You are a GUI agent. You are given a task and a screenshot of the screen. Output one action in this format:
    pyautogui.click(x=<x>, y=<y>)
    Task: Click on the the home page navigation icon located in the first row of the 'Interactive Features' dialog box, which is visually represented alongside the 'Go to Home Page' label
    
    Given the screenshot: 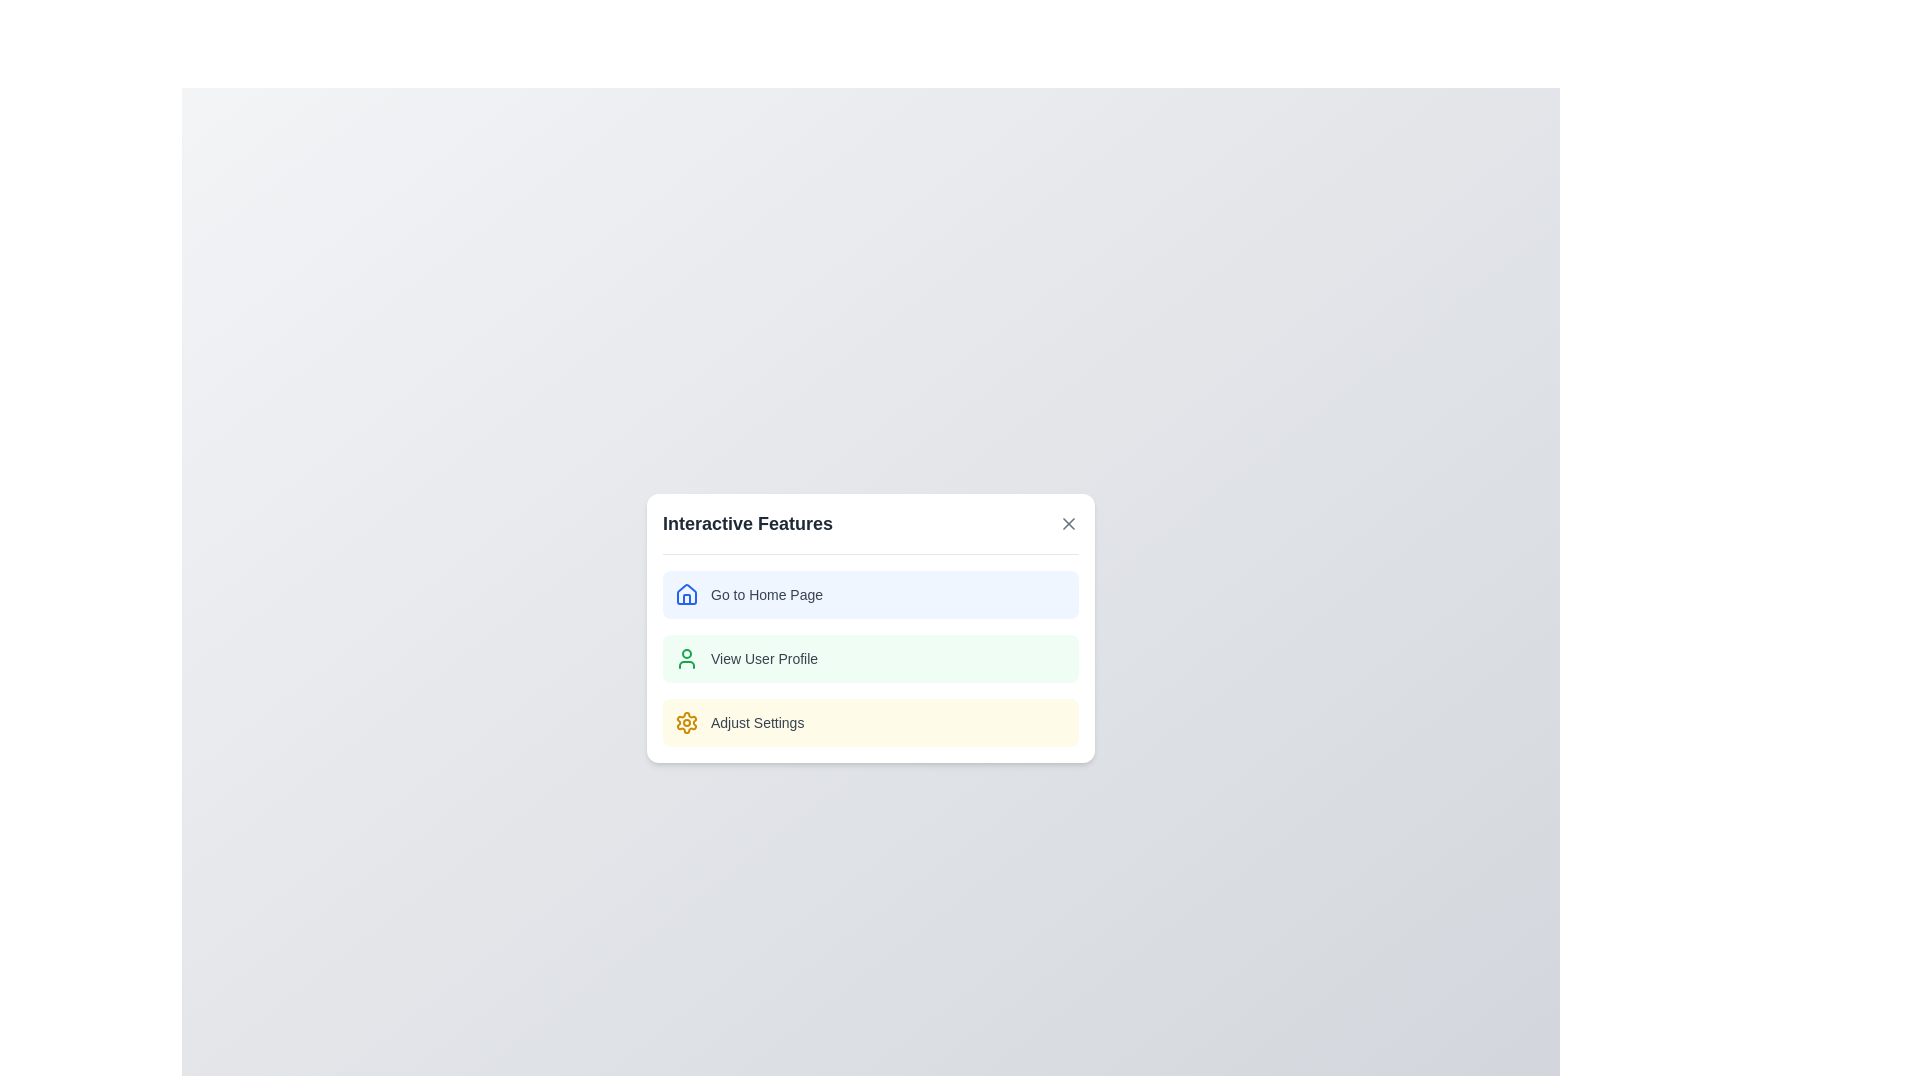 What is the action you would take?
    pyautogui.click(x=686, y=593)
    